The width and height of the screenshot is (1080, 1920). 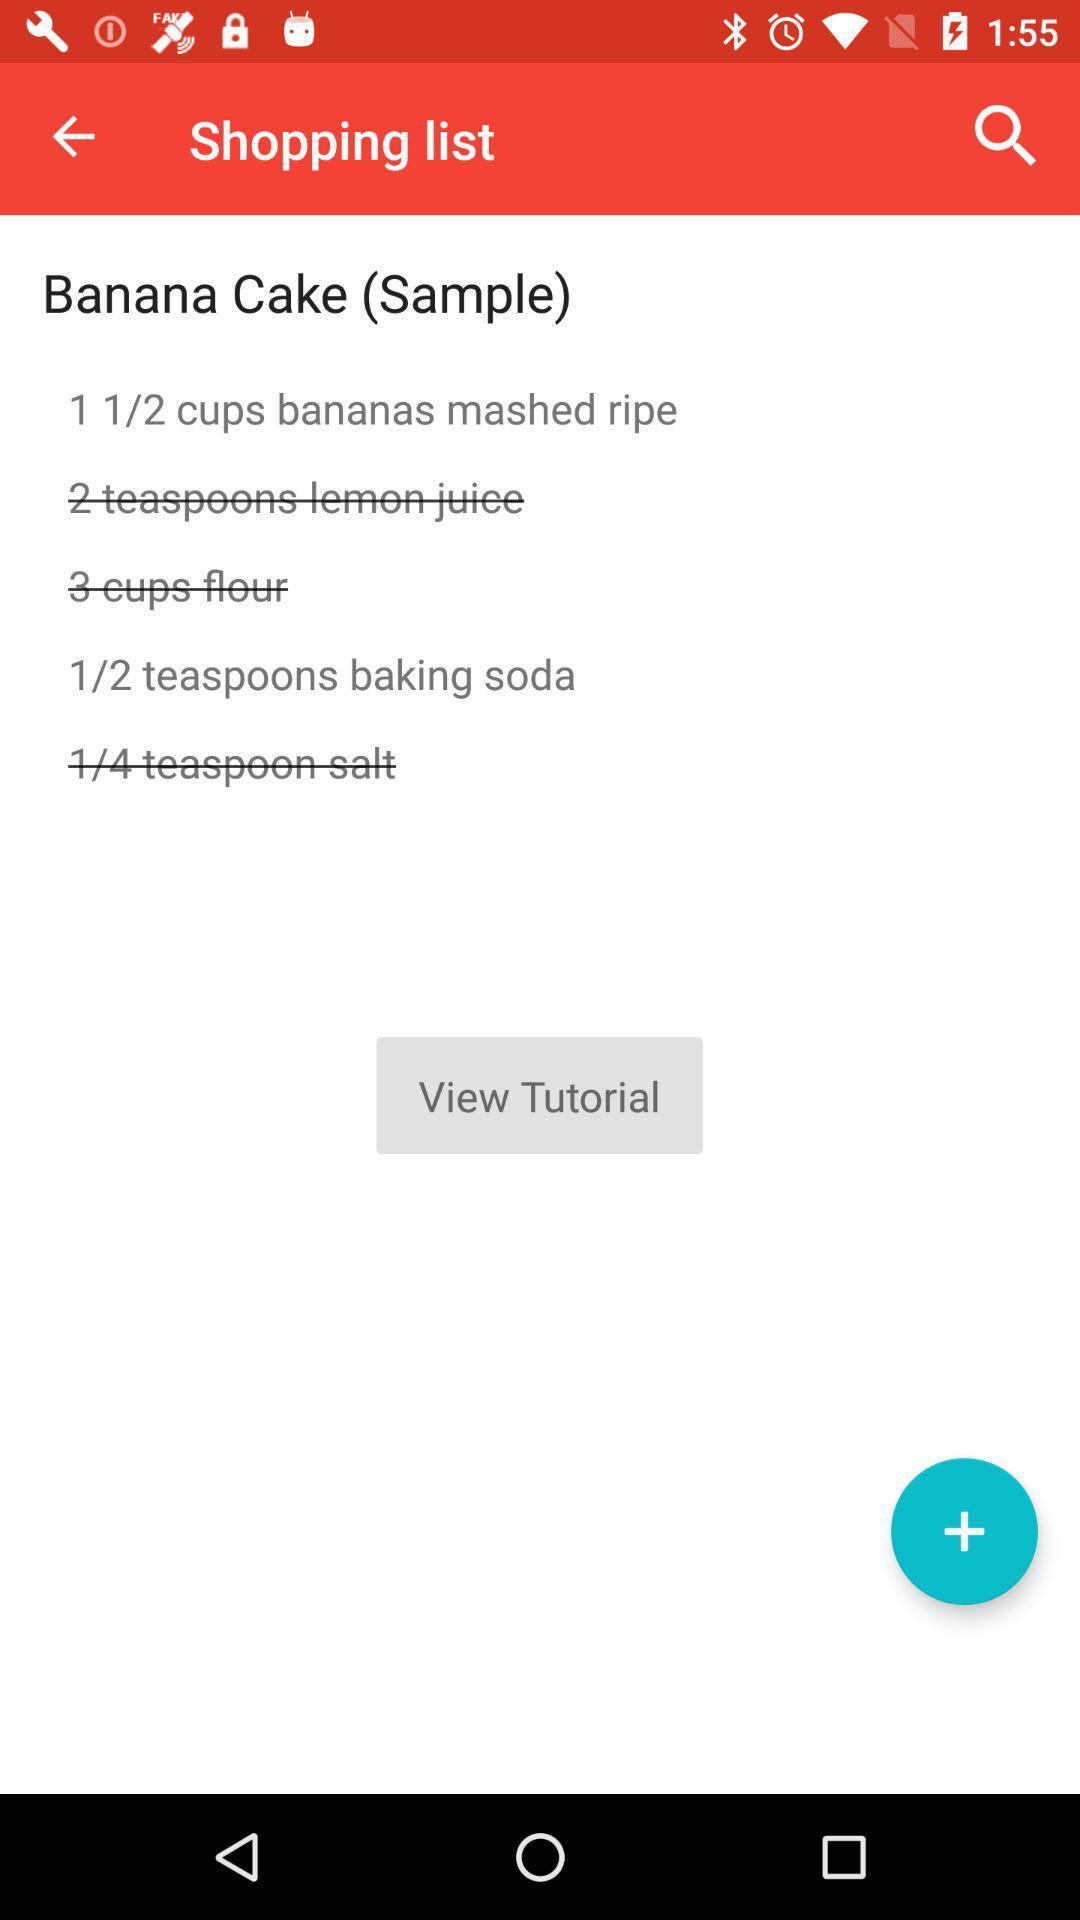 What do you see at coordinates (1006, 135) in the screenshot?
I see `icon at the top right corner` at bounding box center [1006, 135].